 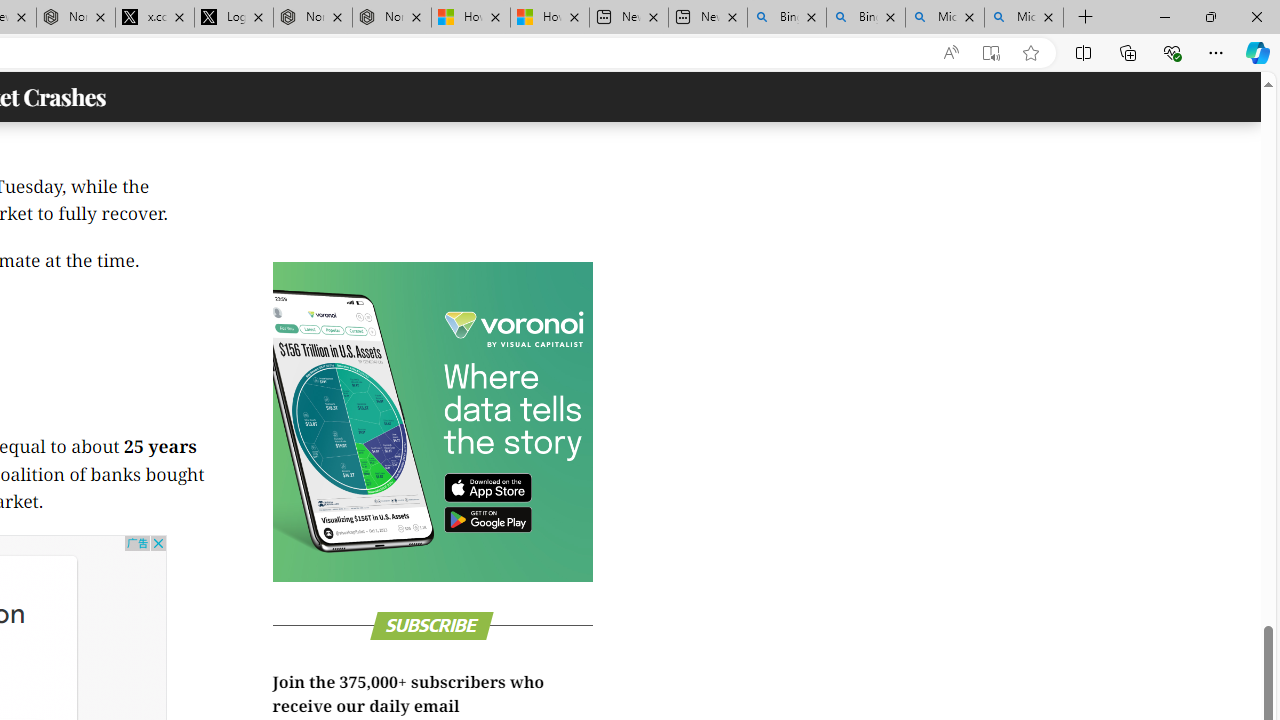 I want to click on 'Enter Immersive Reader (F9)', so click(x=991, y=52).